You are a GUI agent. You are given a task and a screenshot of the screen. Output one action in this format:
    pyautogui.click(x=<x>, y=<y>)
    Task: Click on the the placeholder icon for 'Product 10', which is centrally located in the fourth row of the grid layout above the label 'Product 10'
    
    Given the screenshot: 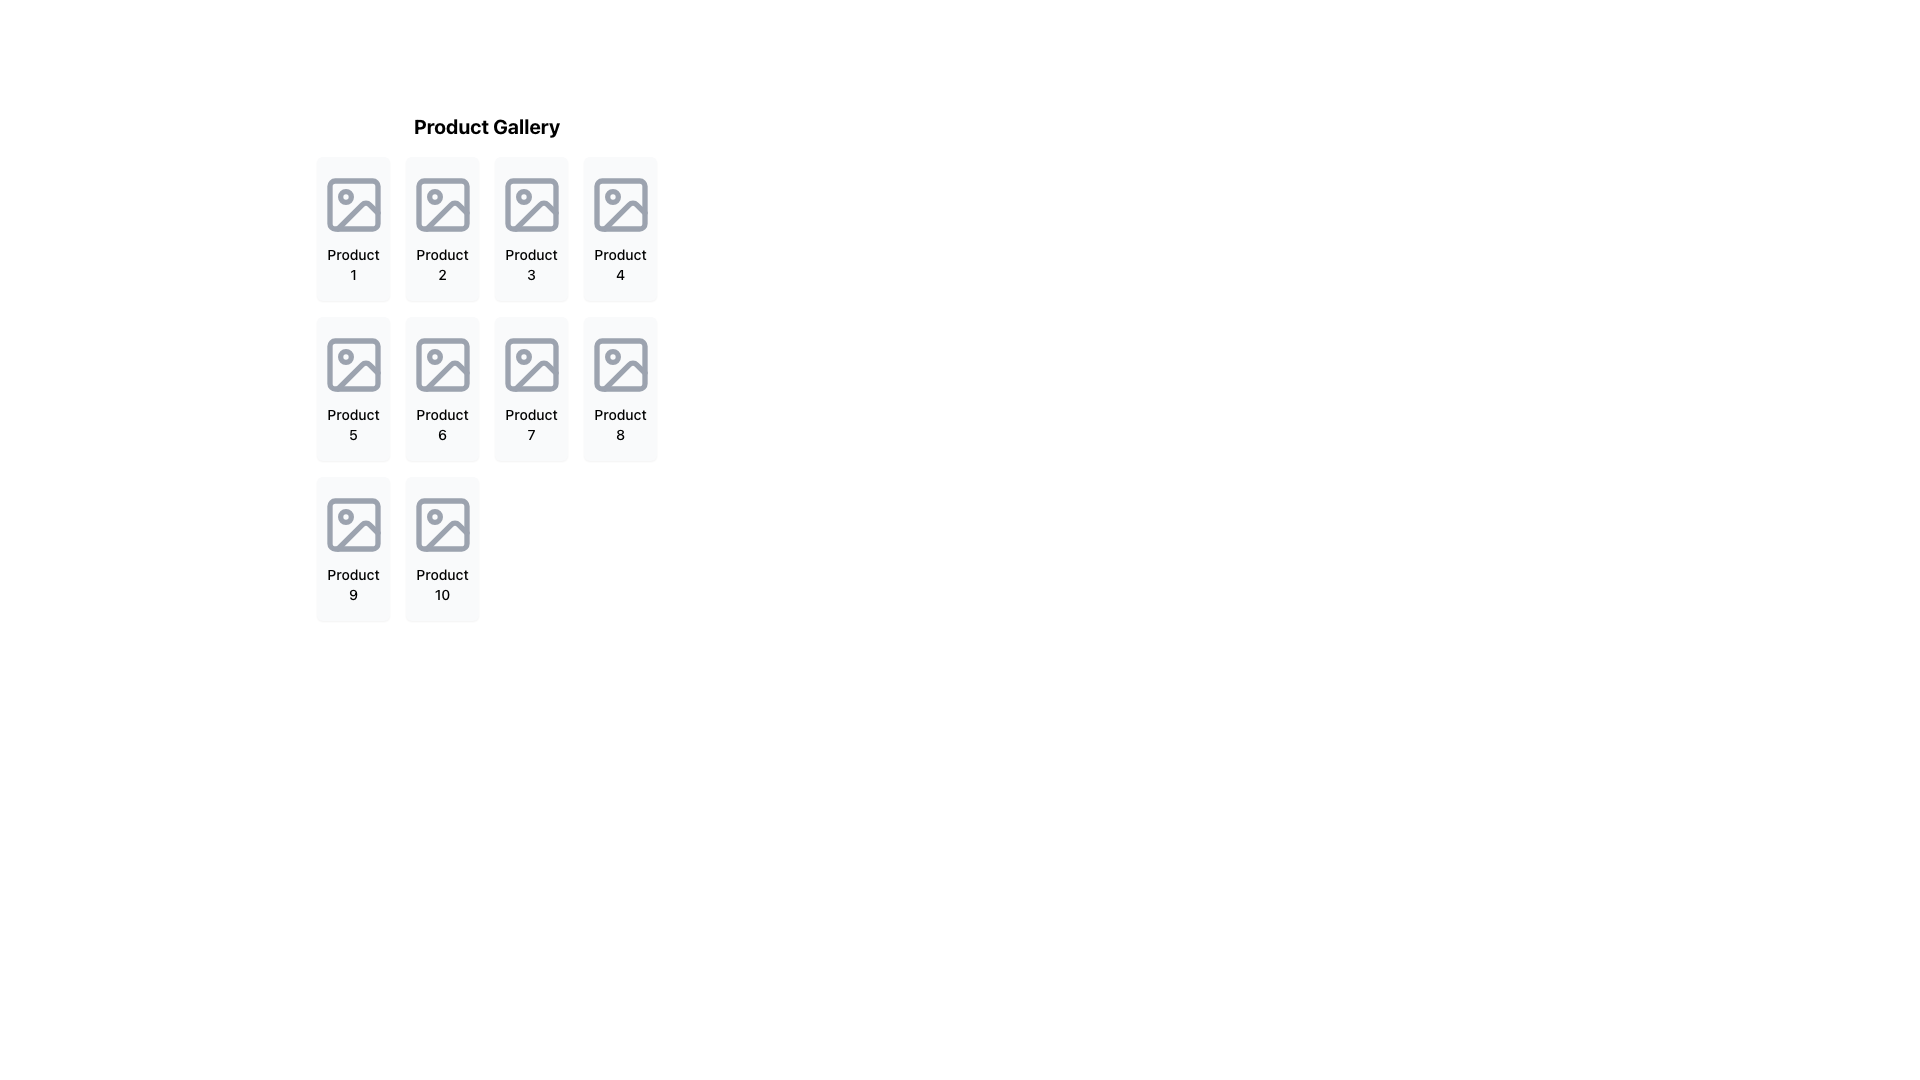 What is the action you would take?
    pyautogui.click(x=441, y=523)
    